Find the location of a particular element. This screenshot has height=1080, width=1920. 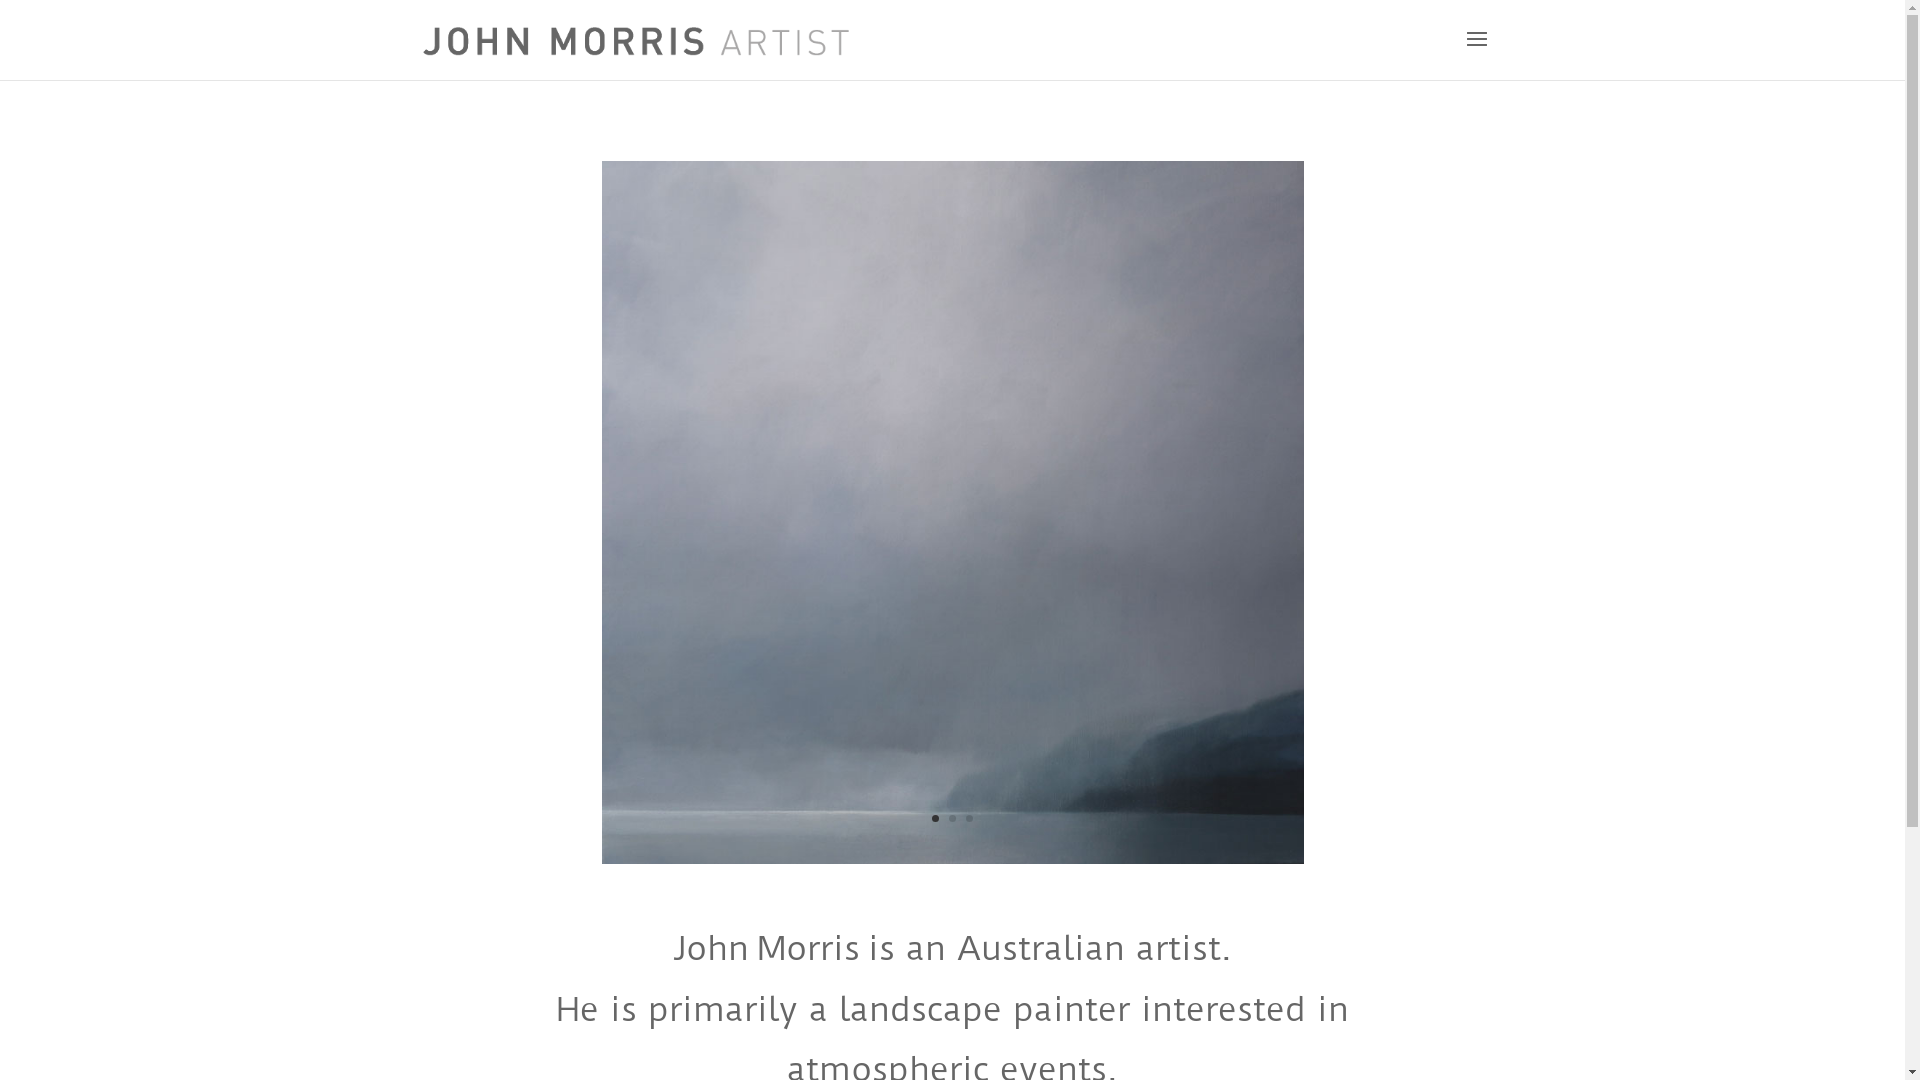

'3' is located at coordinates (969, 818).